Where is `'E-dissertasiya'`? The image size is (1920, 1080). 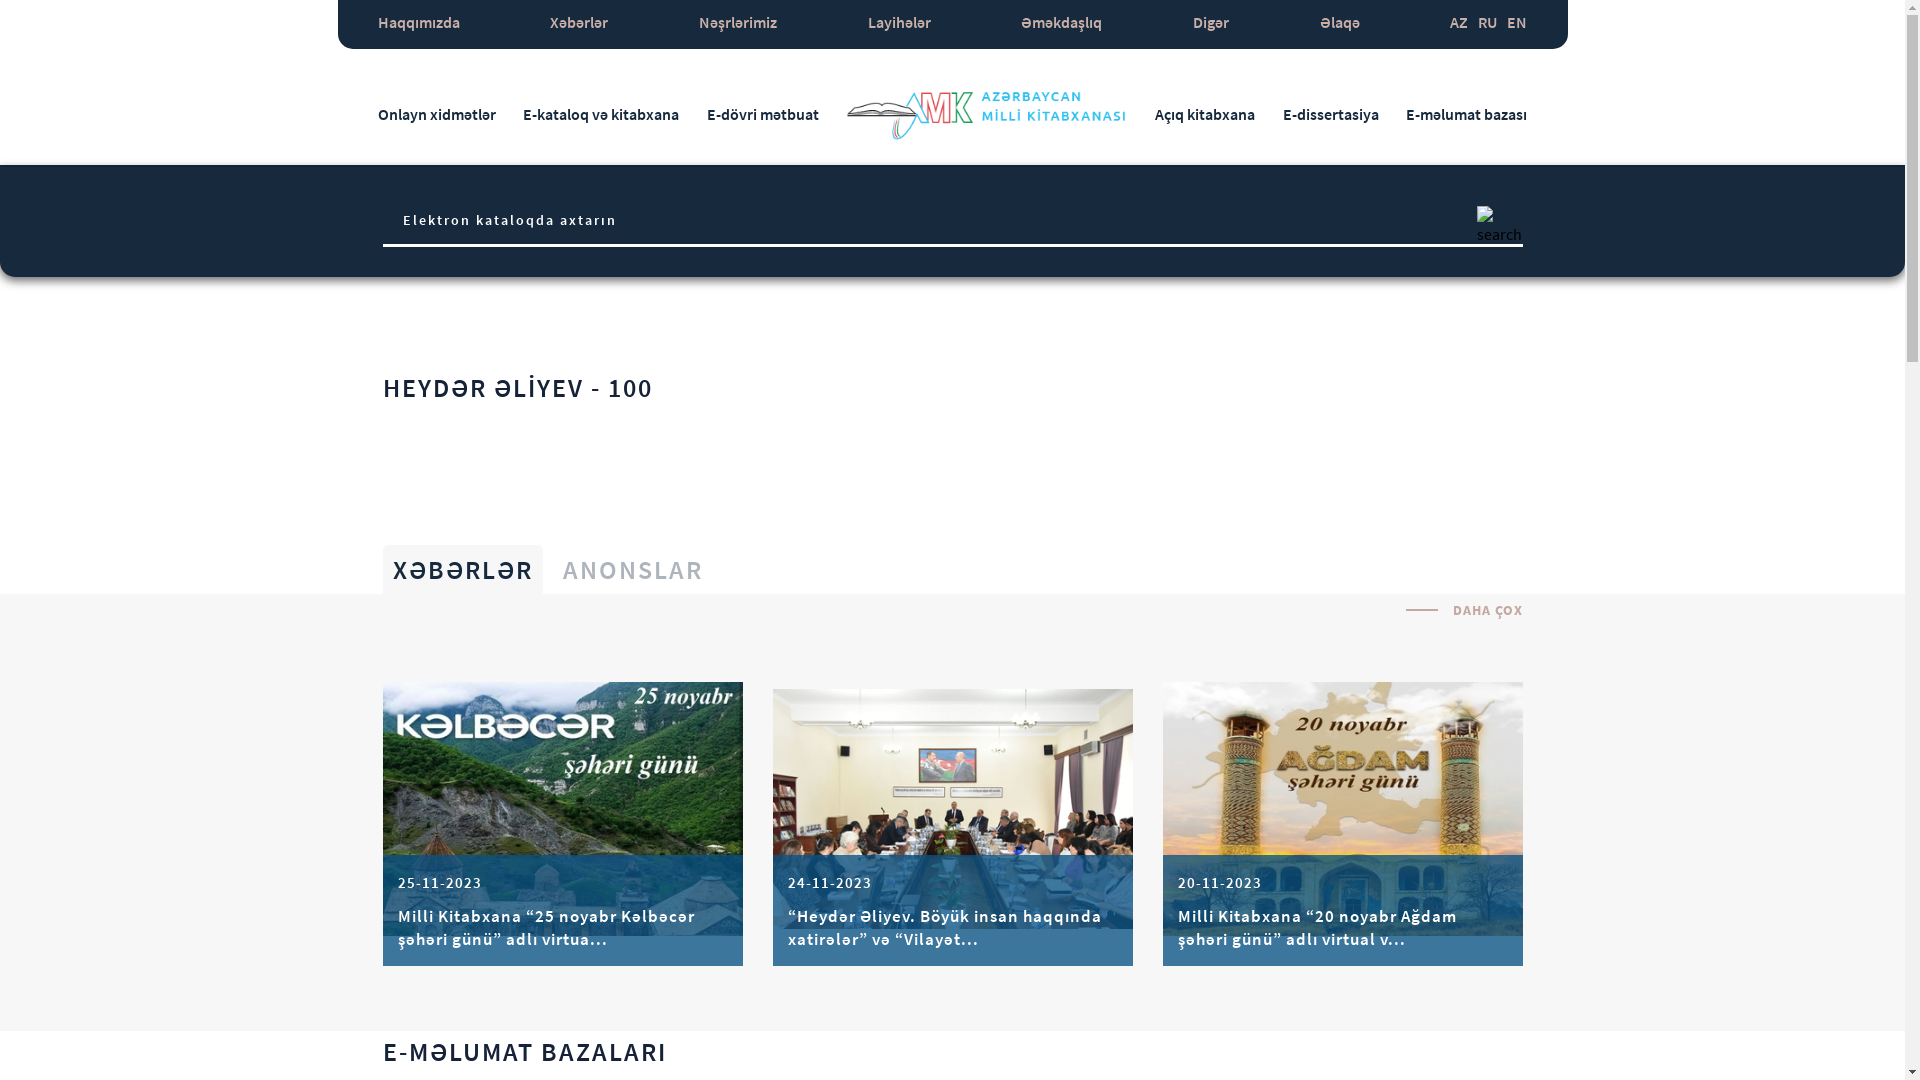
'E-dissertasiya' is located at coordinates (1282, 114).